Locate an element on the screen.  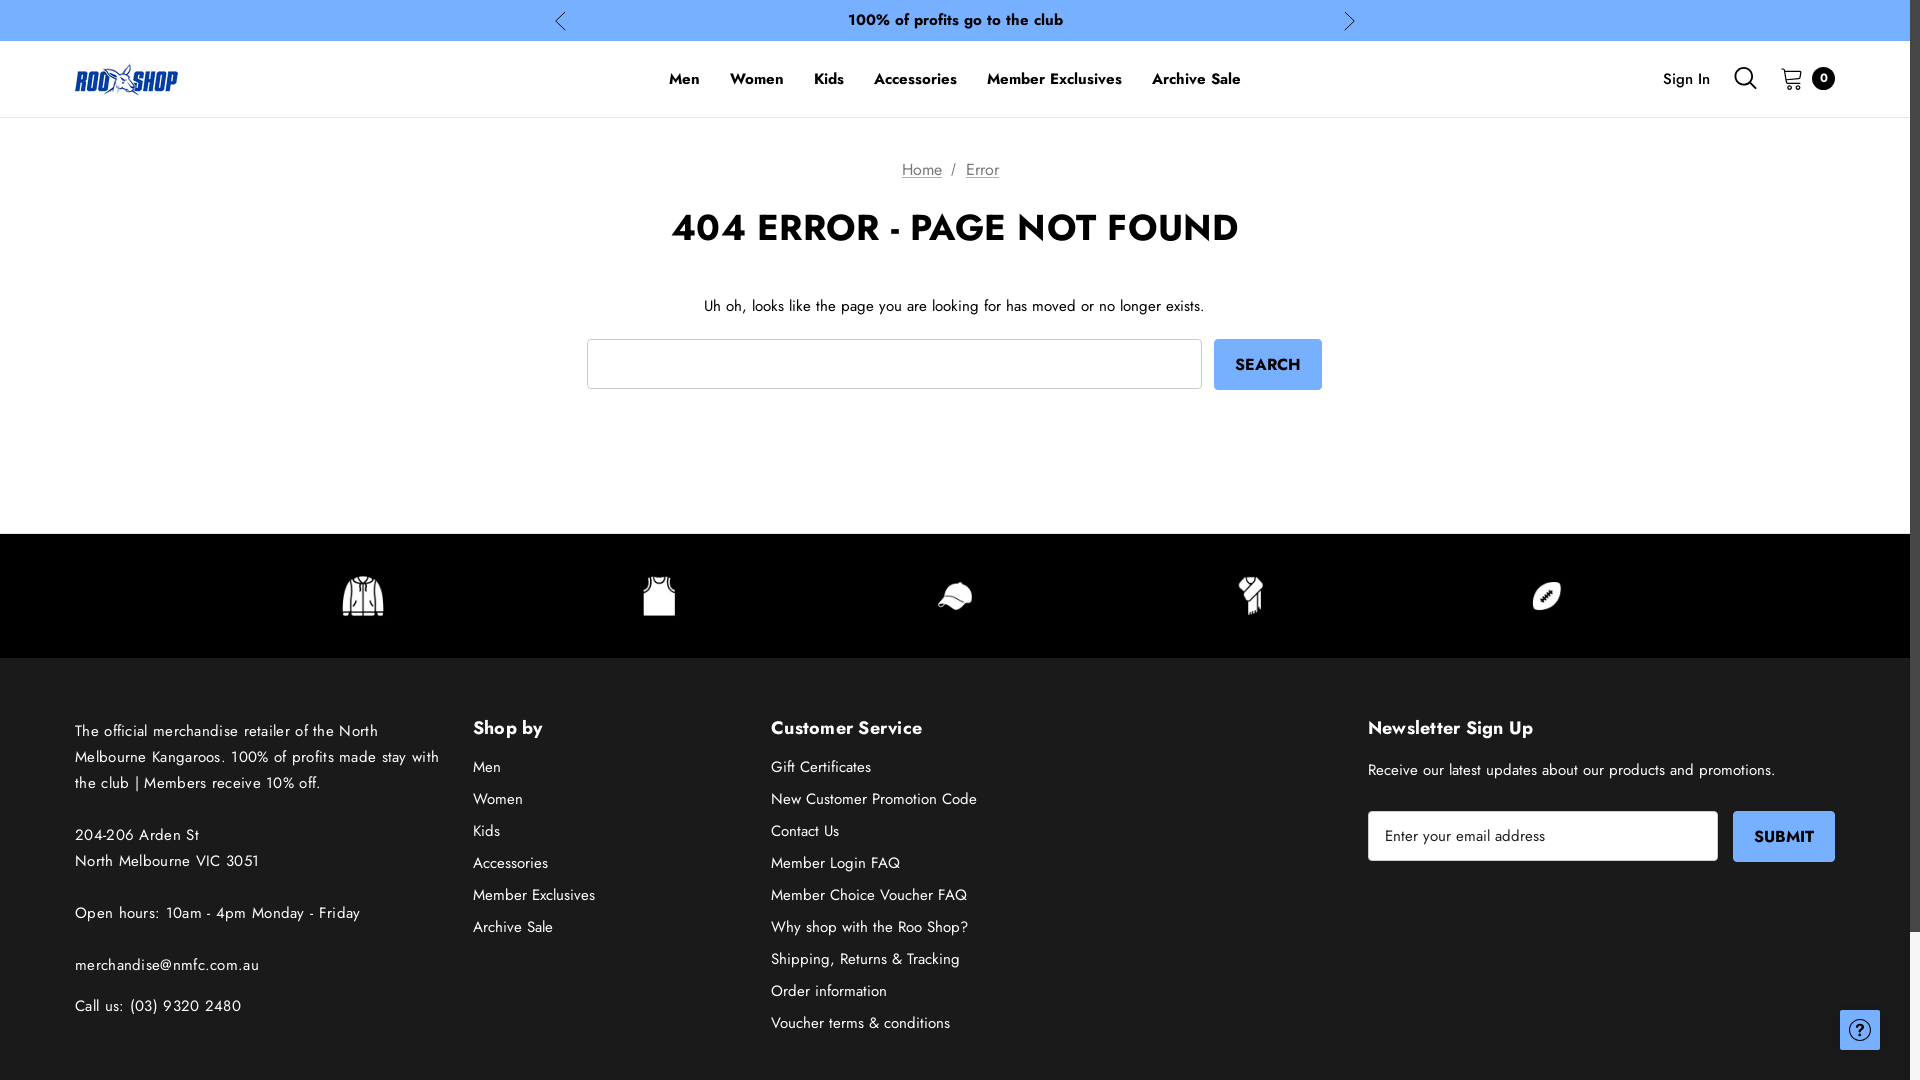
'Member Login FAQ' is located at coordinates (835, 862).